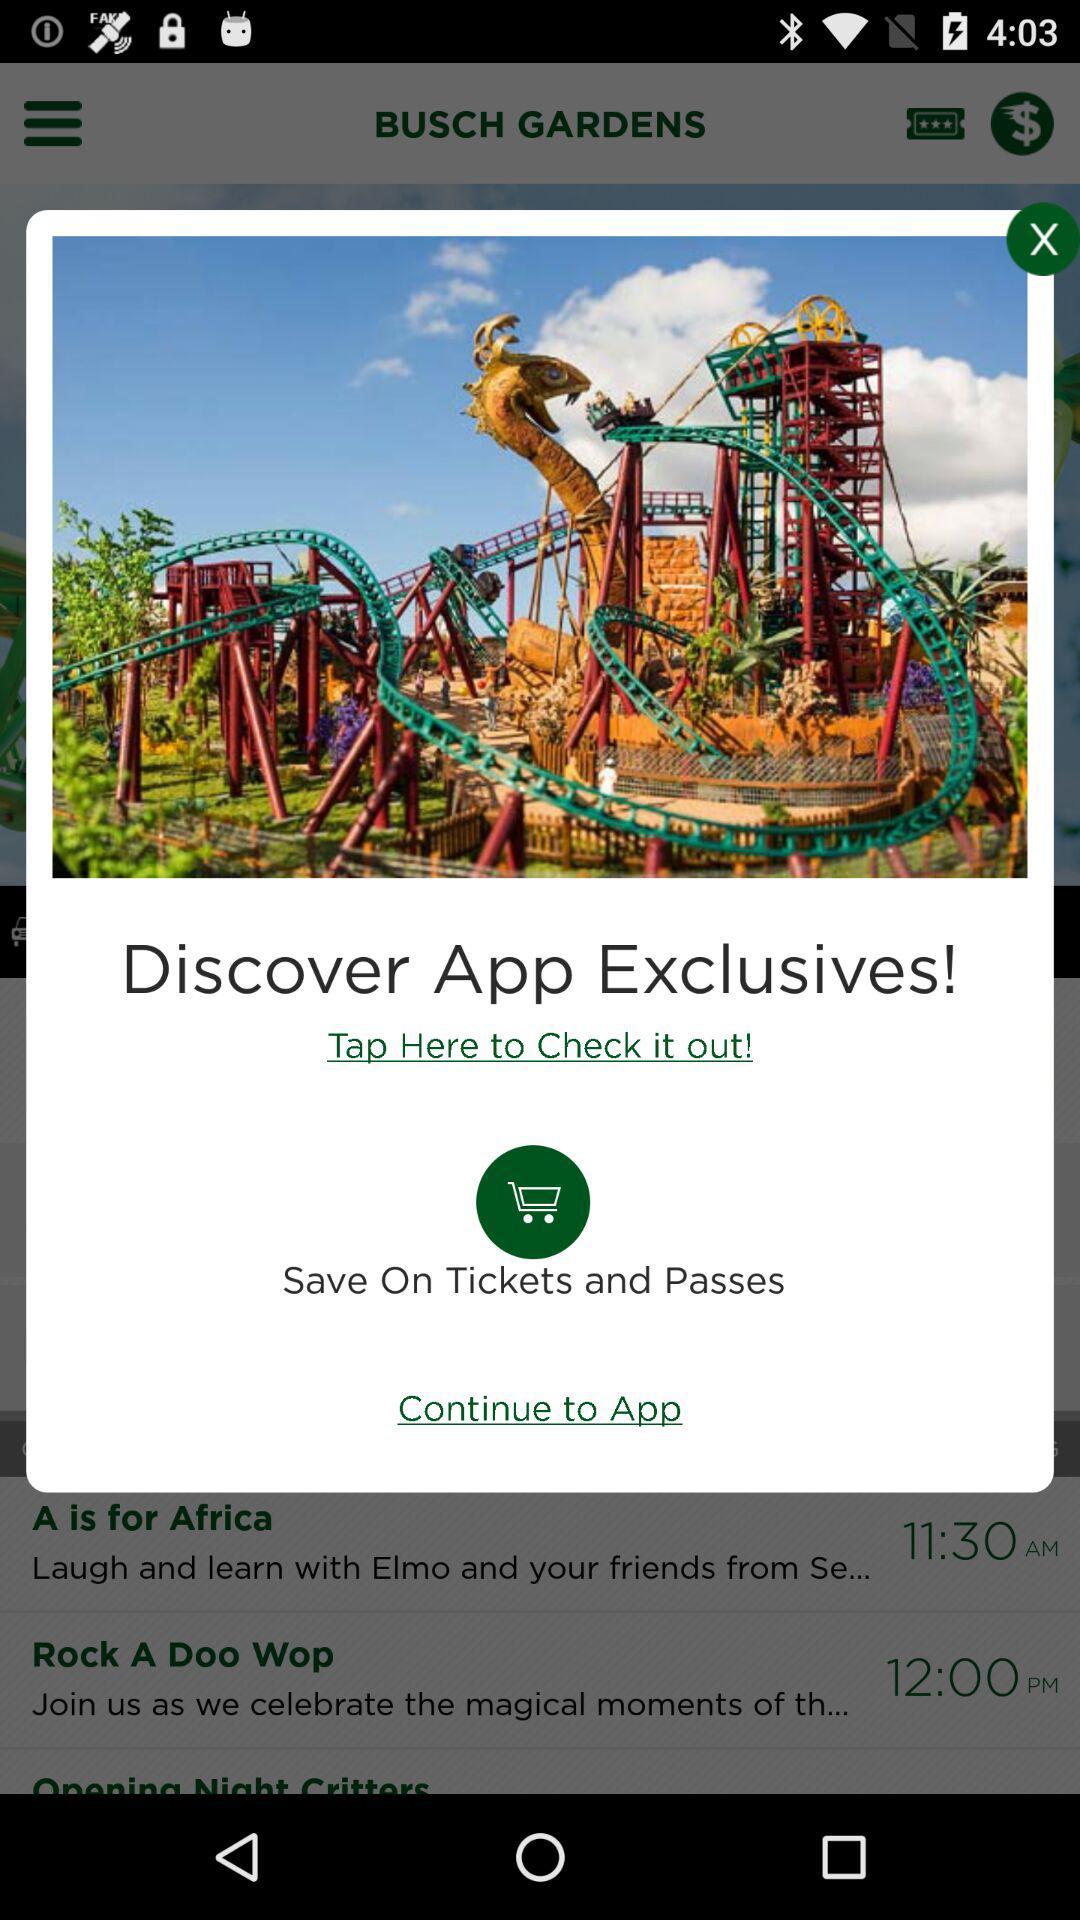  I want to click on the close icon, so click(1042, 255).